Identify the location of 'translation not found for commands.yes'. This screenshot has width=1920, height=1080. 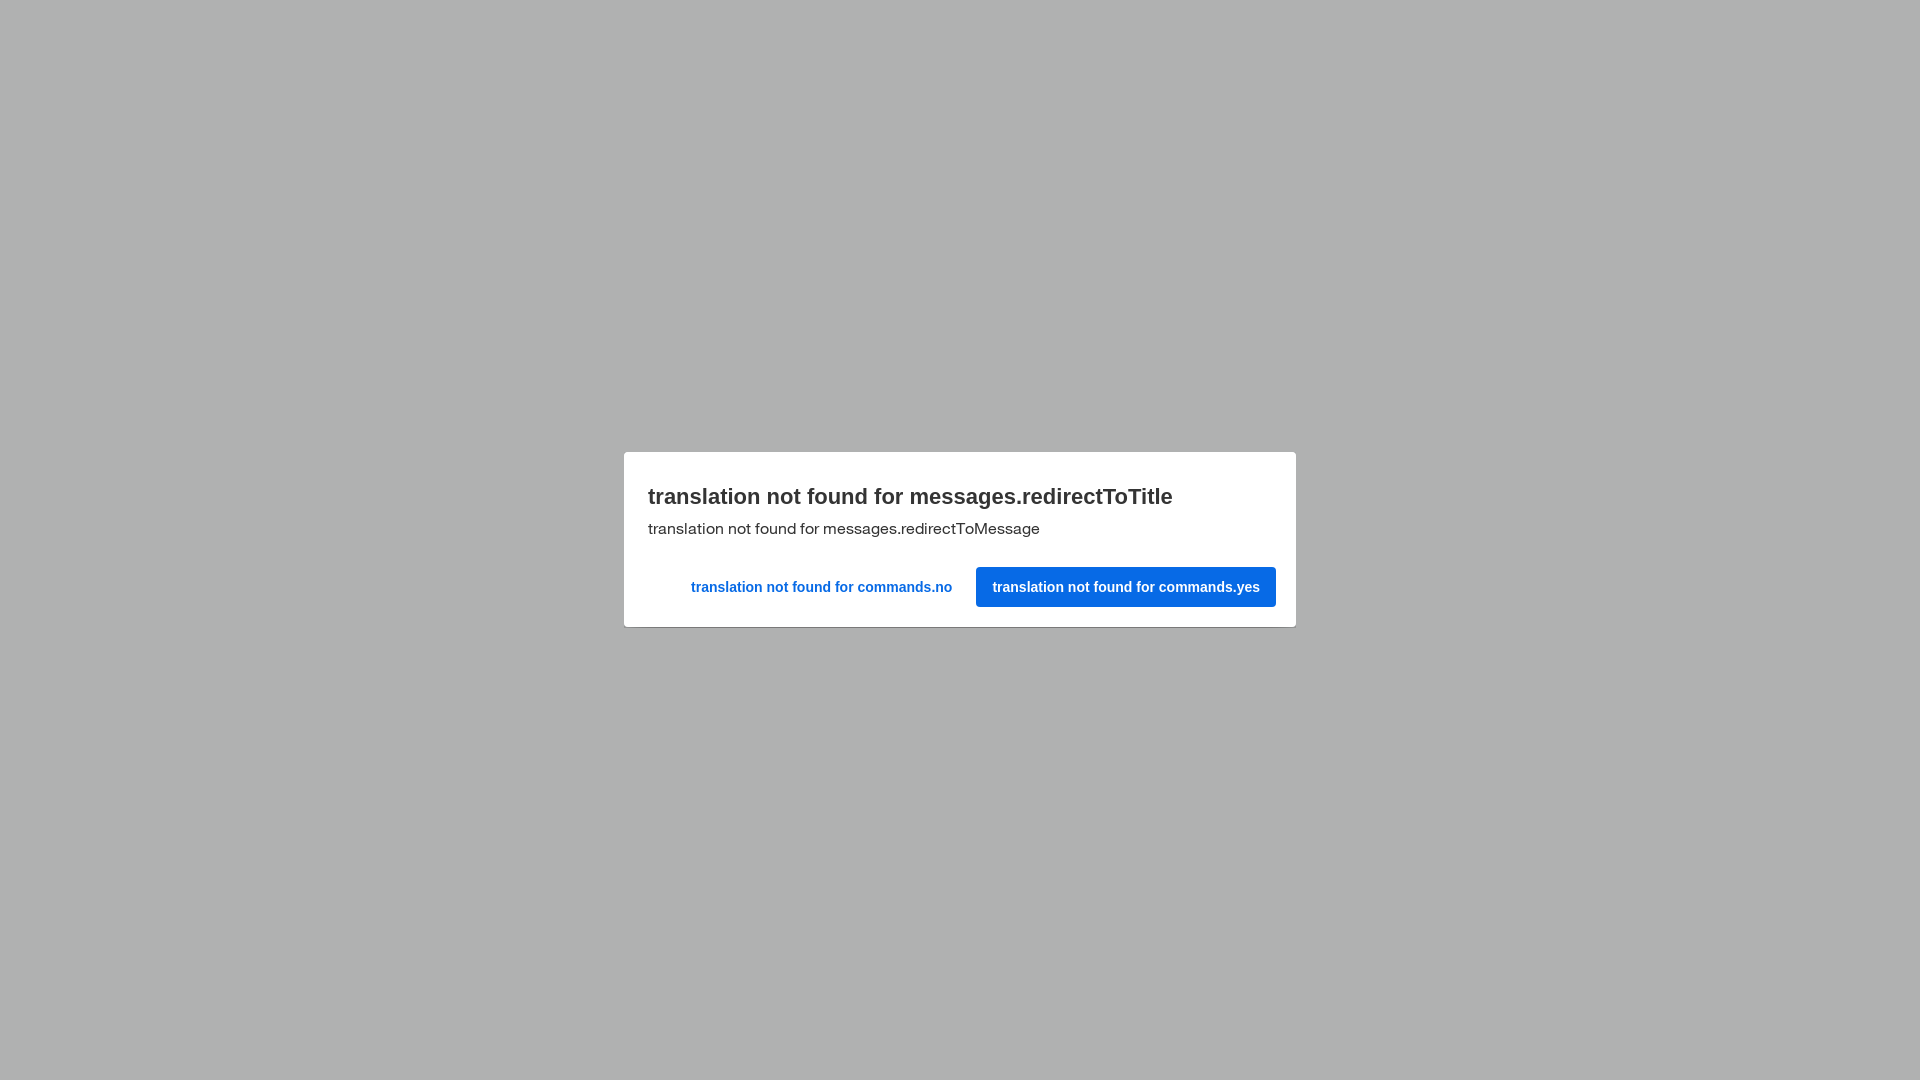
(1123, 583).